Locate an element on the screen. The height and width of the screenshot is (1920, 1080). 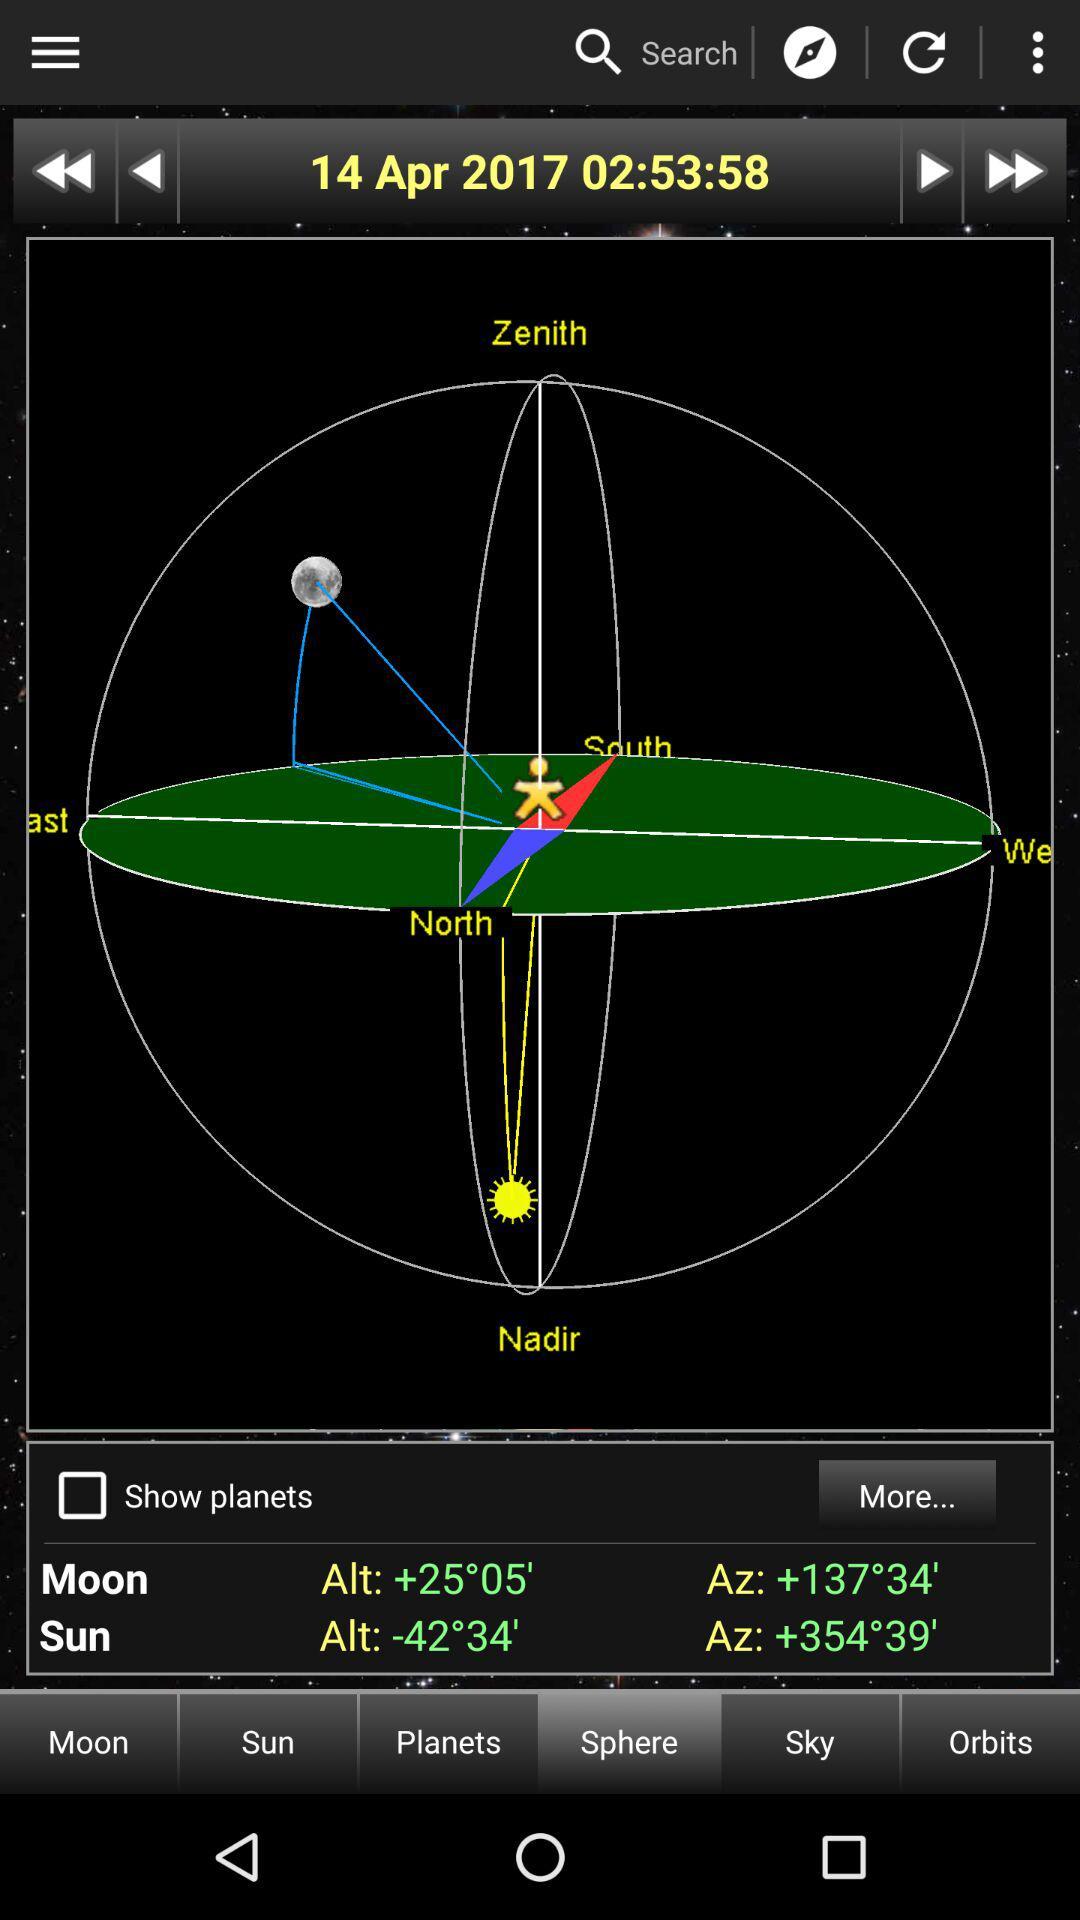
the more... is located at coordinates (907, 1495).